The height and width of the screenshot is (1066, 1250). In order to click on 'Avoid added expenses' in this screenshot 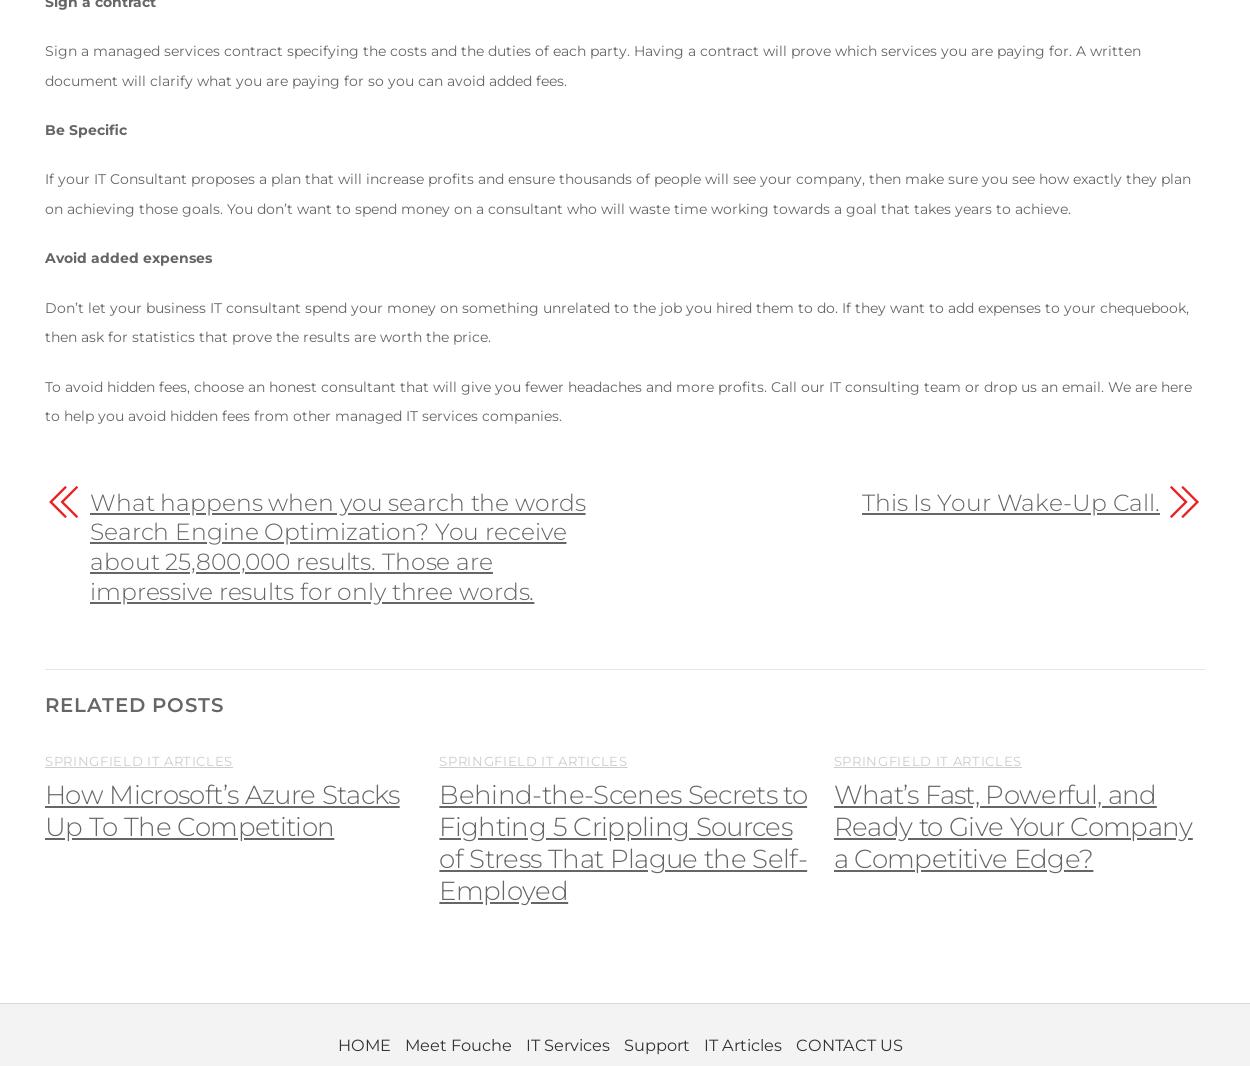, I will do `click(128, 256)`.